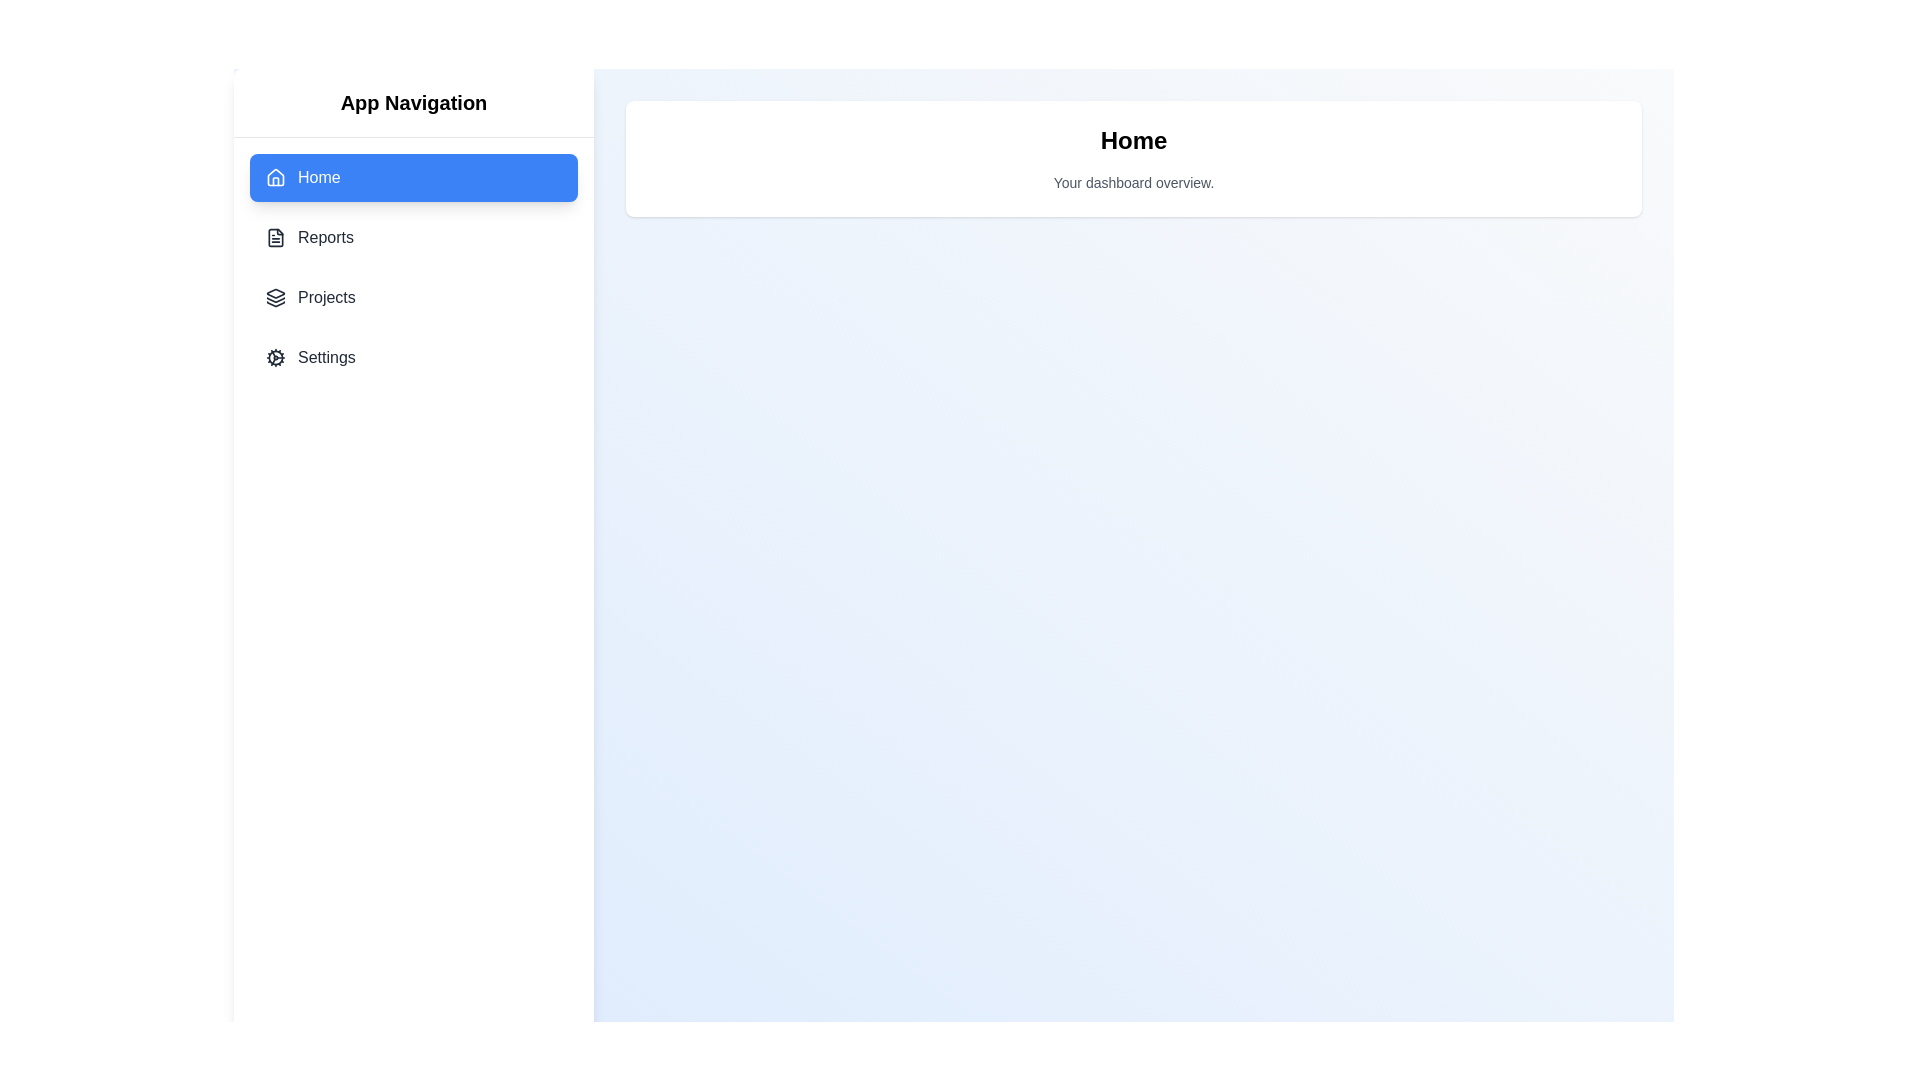 The image size is (1920, 1080). I want to click on the menu item Projects from the dashboard menu, so click(412, 297).